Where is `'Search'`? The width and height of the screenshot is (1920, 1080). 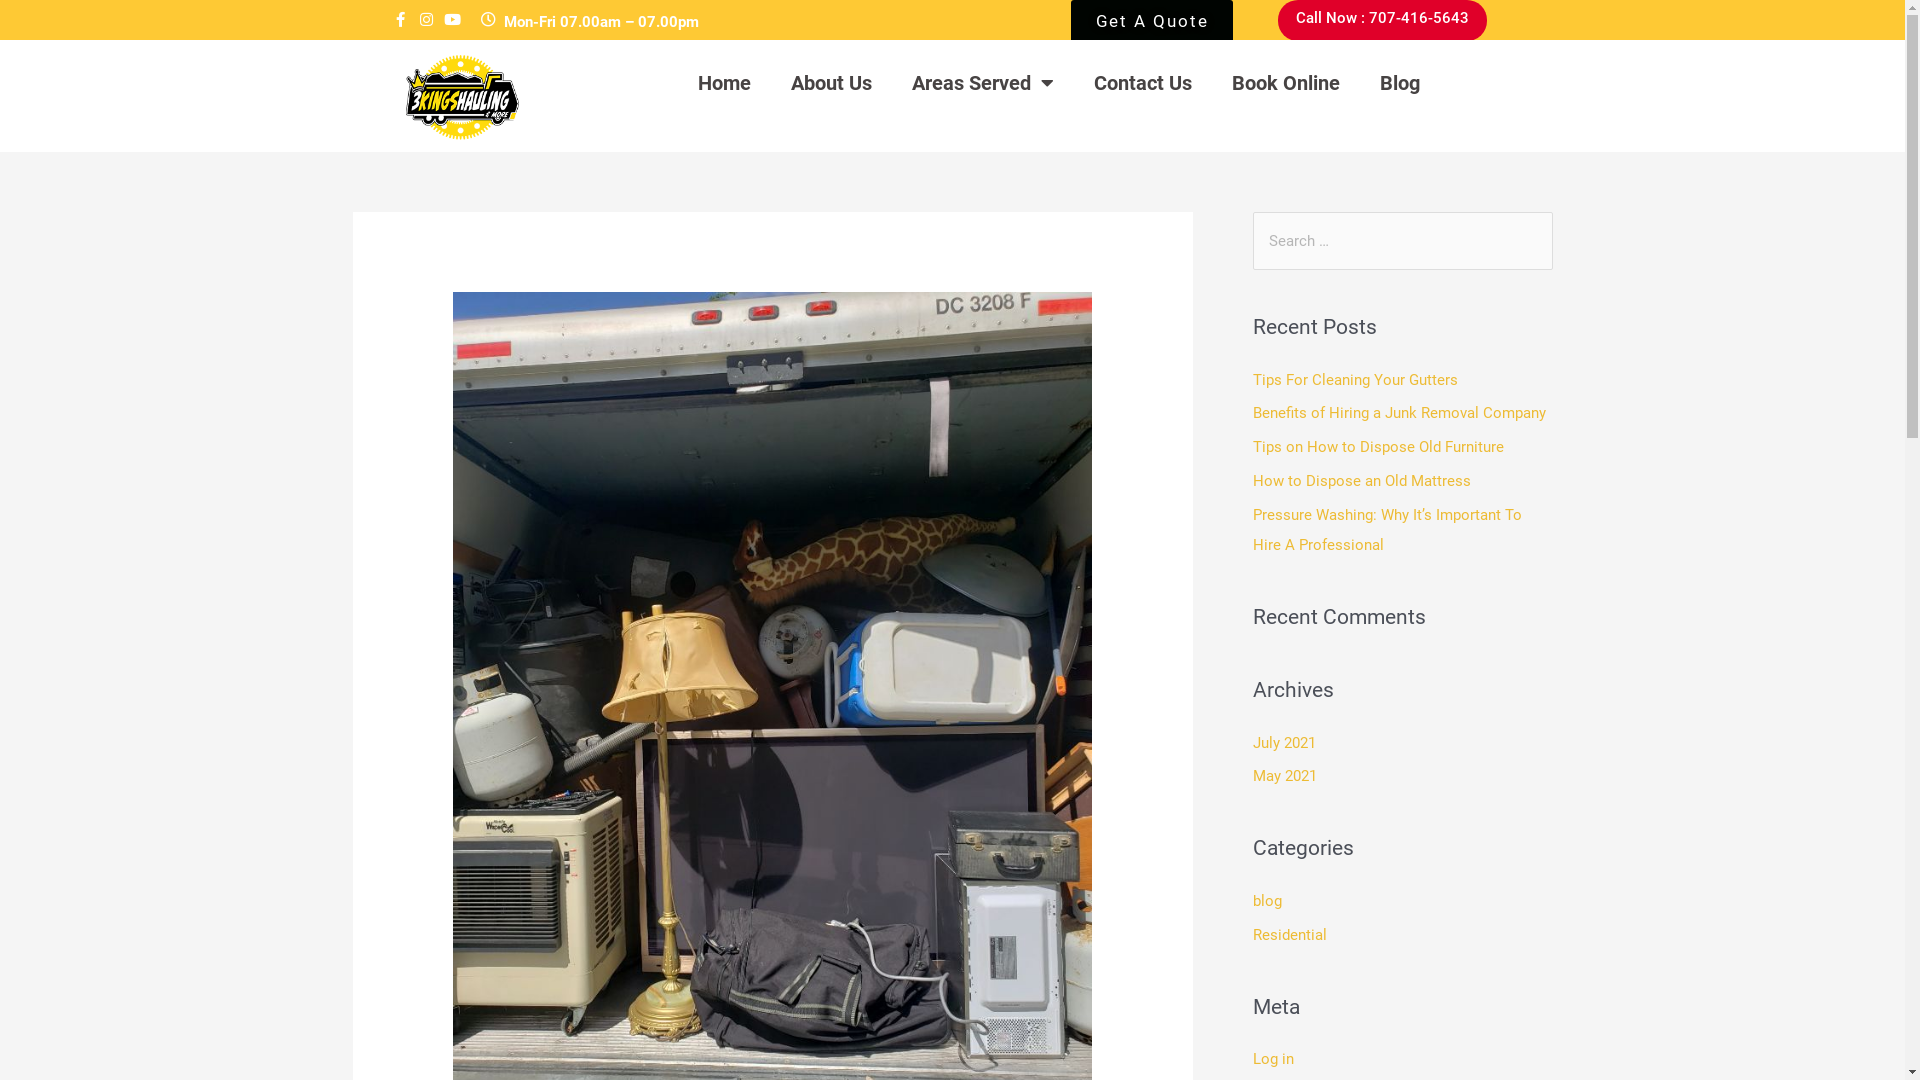 'Search' is located at coordinates (1529, 231).